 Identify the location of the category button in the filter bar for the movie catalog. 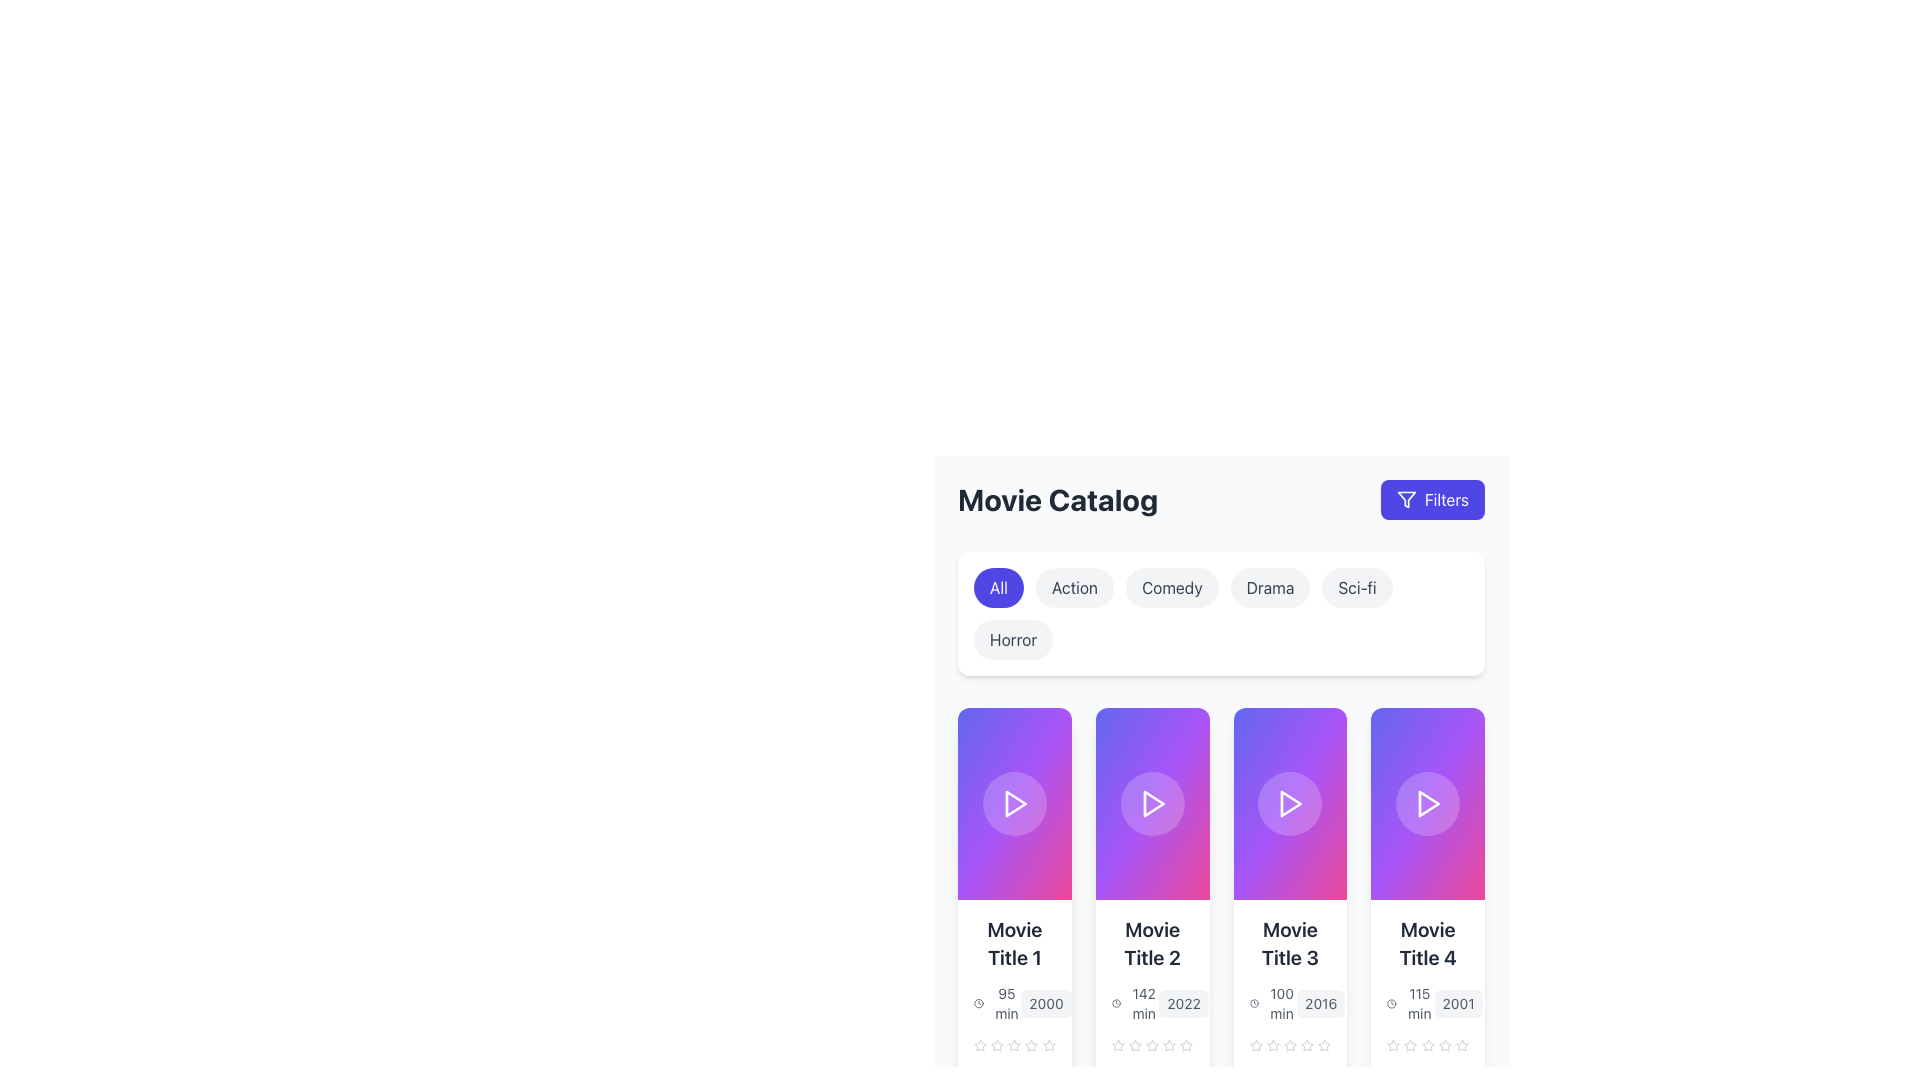
(1220, 612).